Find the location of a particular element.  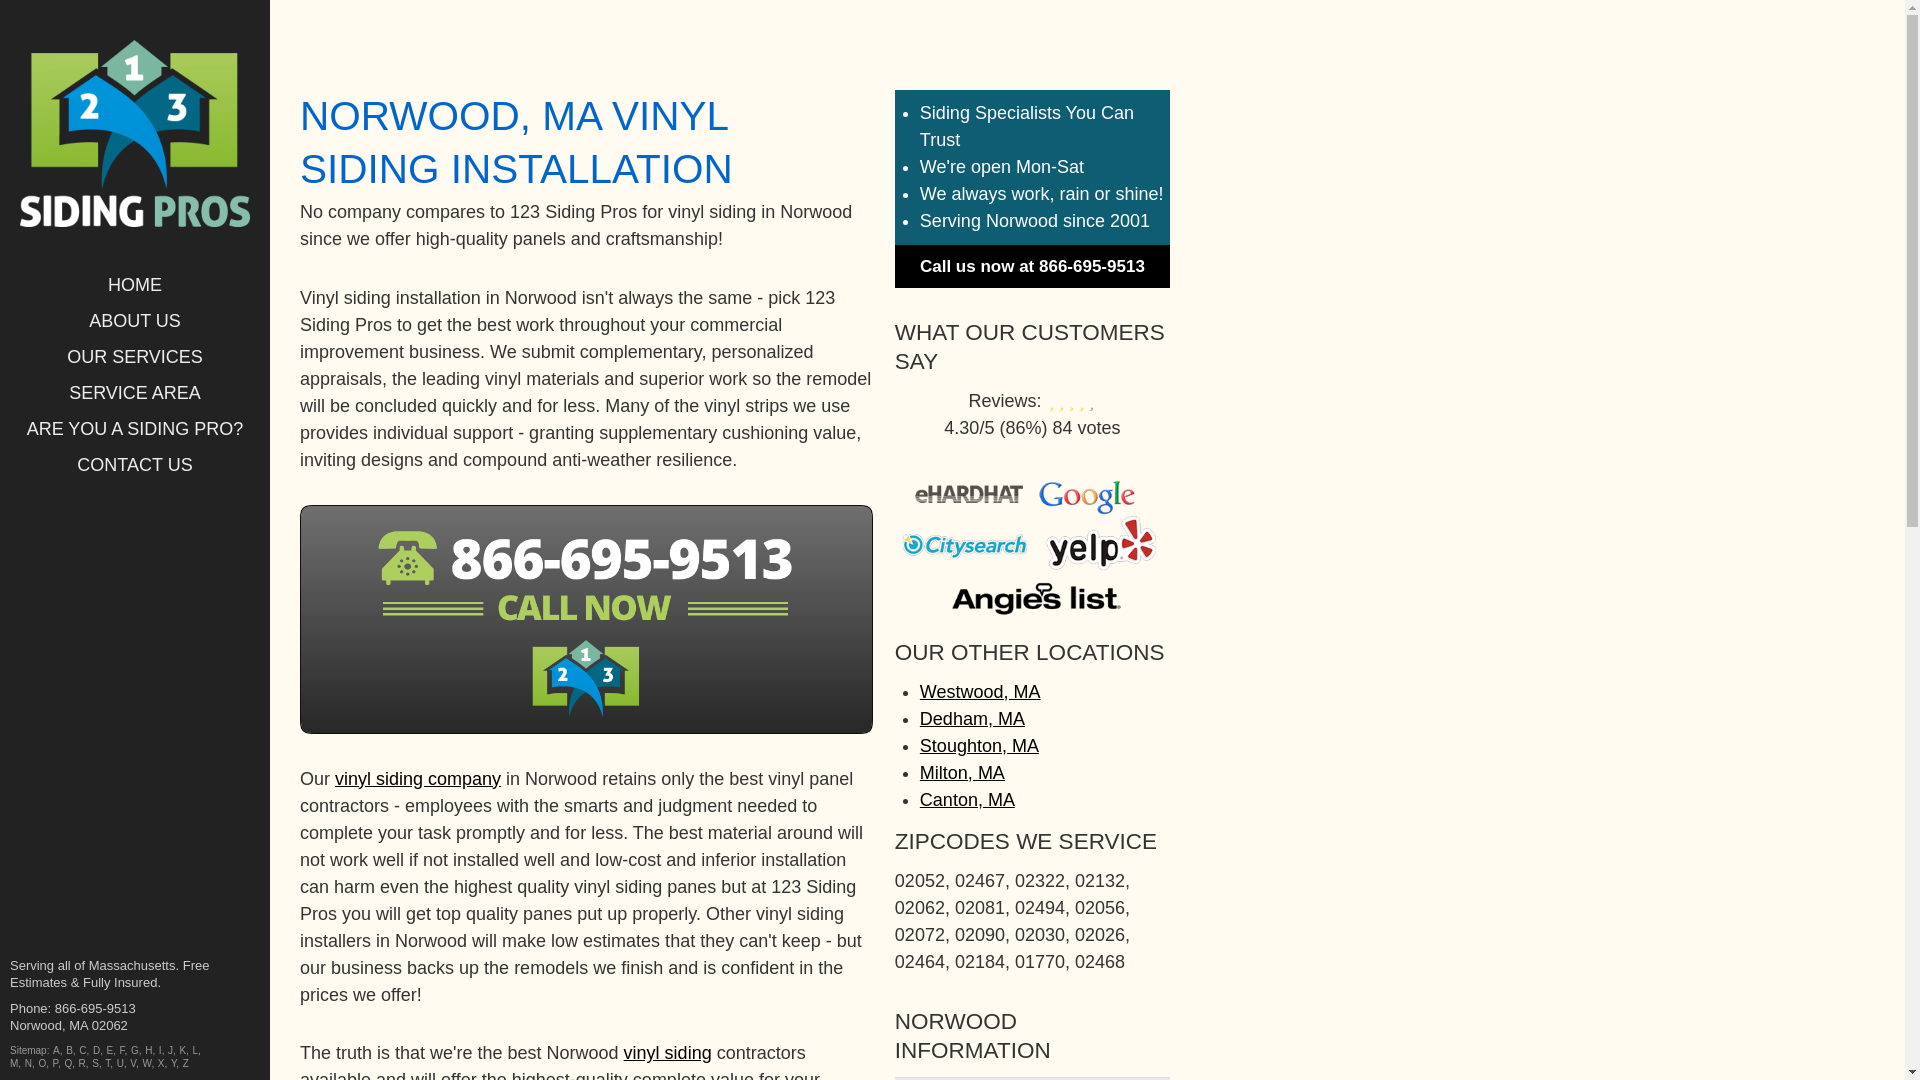

'U' is located at coordinates (115, 1062).